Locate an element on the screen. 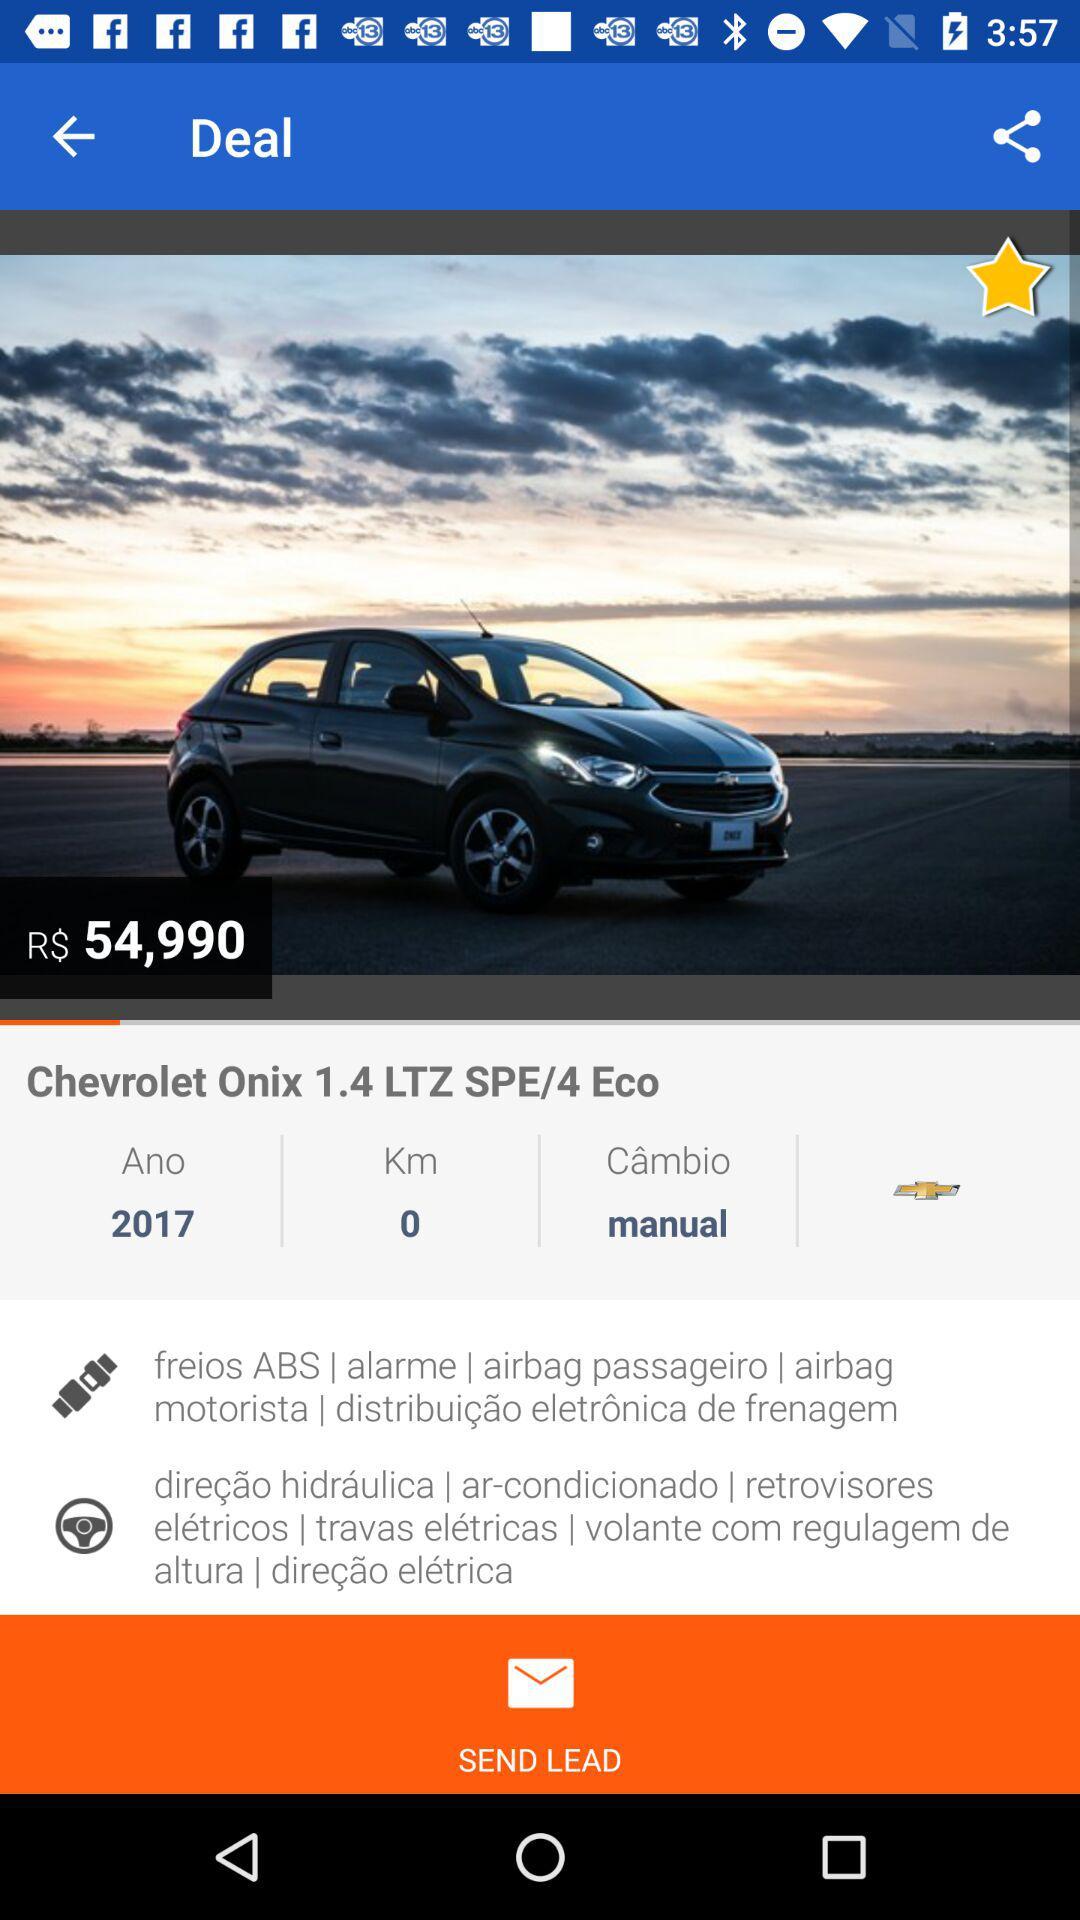 This screenshot has width=1080, height=1920. add/remove to/from favorites is located at coordinates (1009, 275).